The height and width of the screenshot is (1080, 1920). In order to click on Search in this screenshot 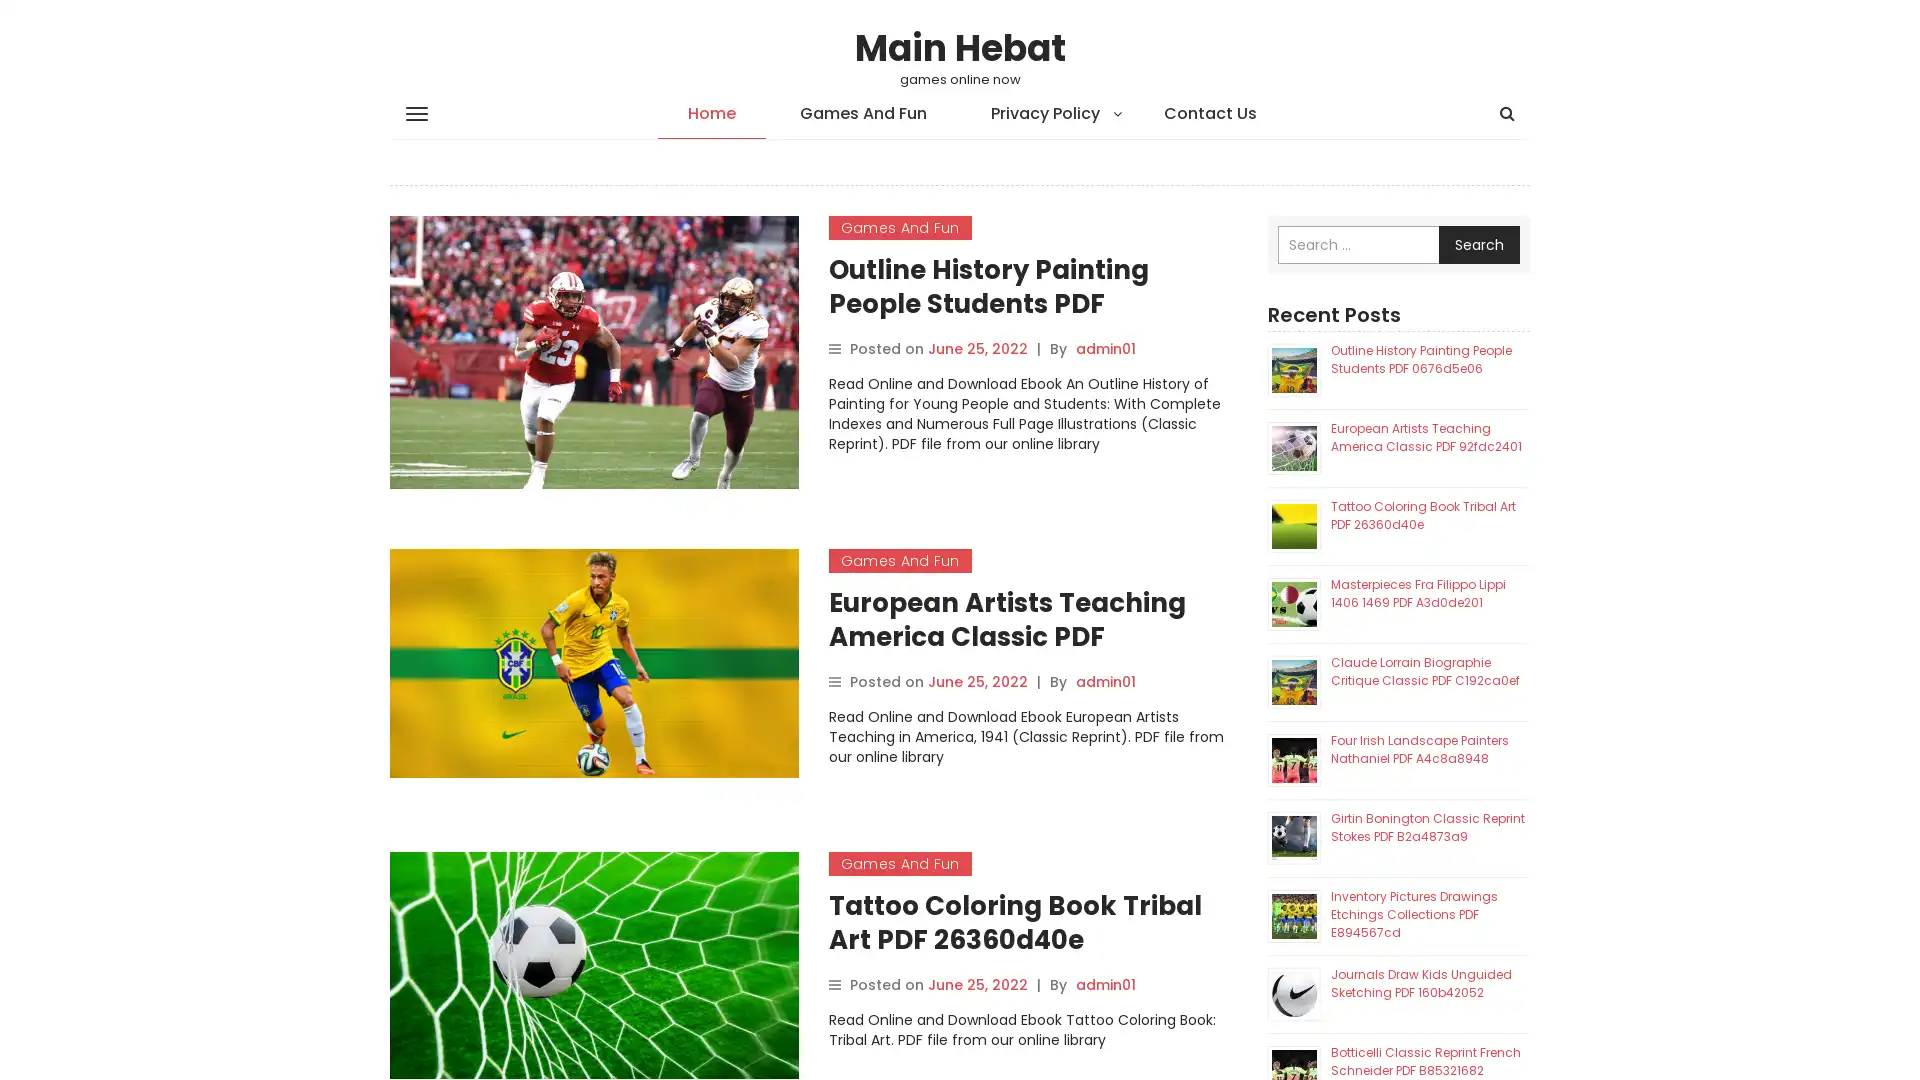, I will do `click(1479, 244)`.